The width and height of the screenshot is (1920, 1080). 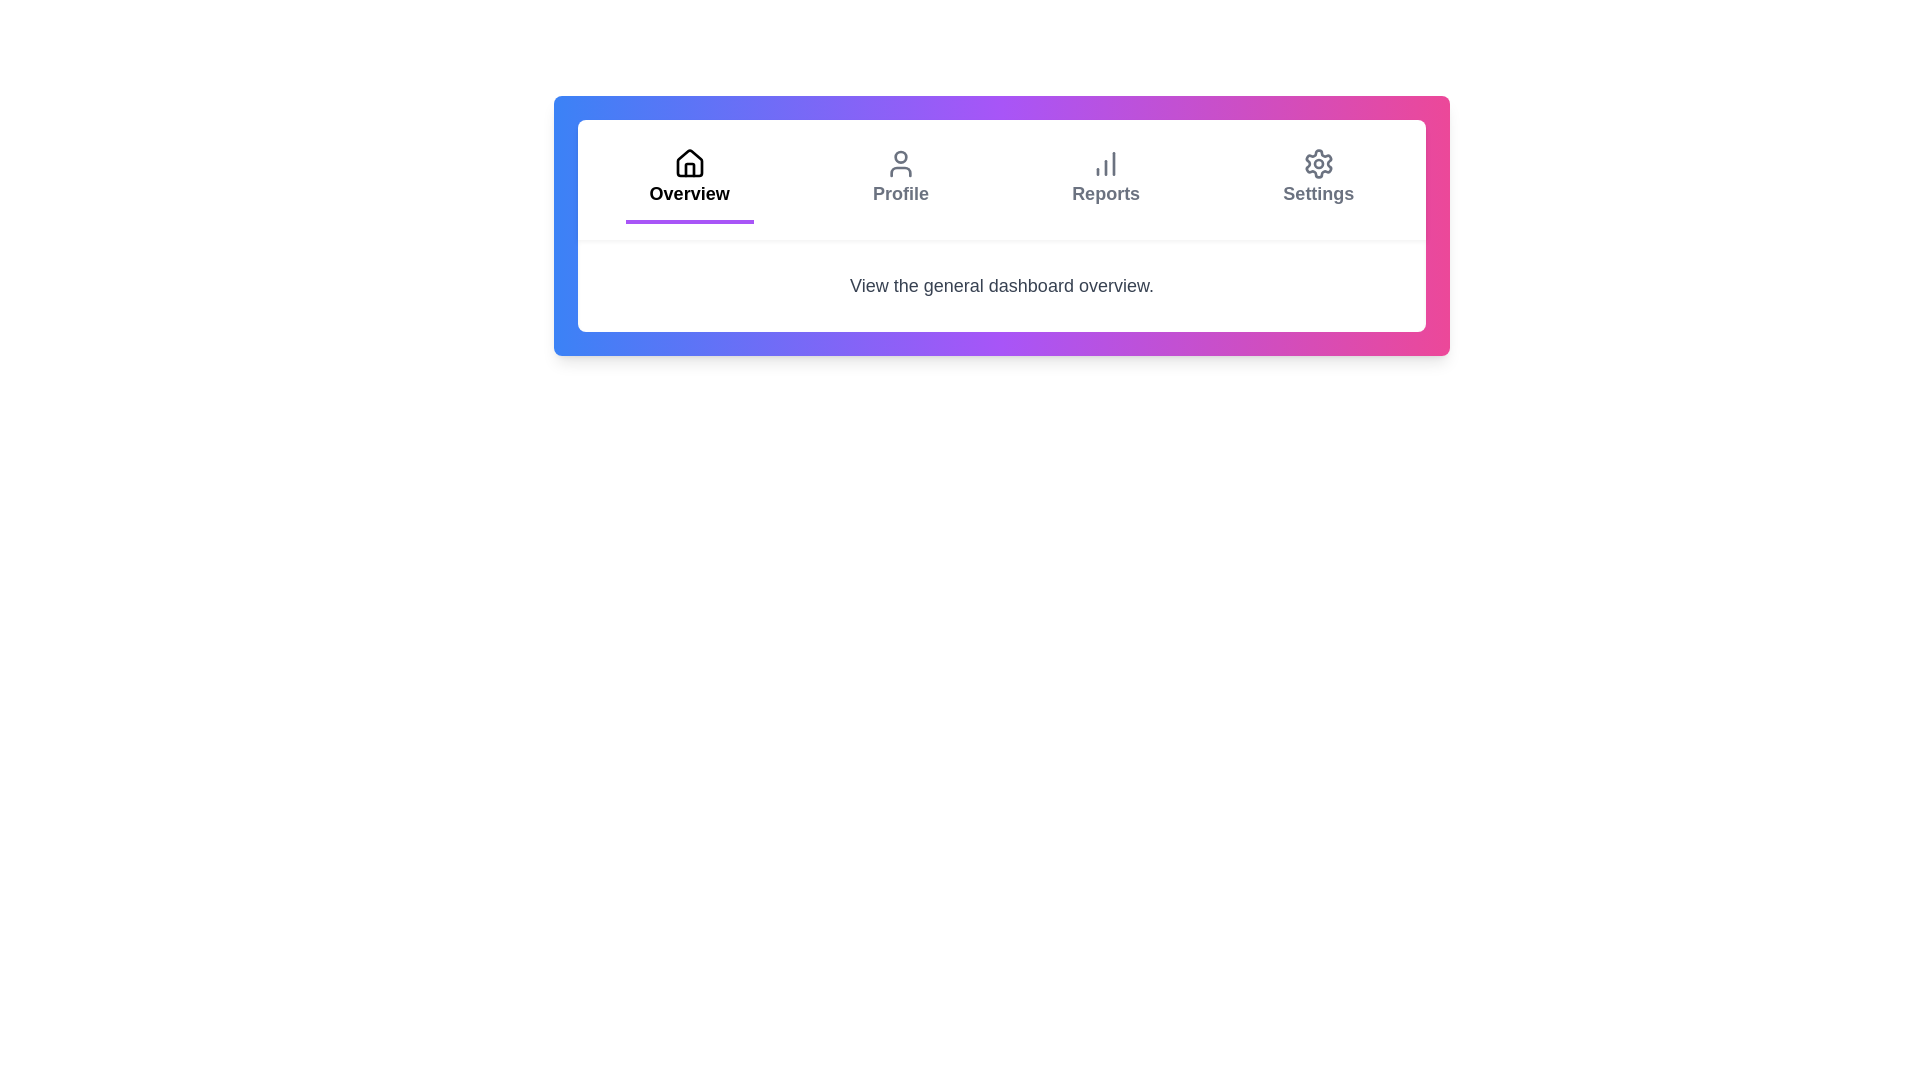 What do you see at coordinates (1318, 193) in the screenshot?
I see `the text label indicating the purpose of the settings navigation item, located in the top-right portion of the navigation bar as the fourth item after 'Overview', 'Profile', and 'Reports'` at bounding box center [1318, 193].